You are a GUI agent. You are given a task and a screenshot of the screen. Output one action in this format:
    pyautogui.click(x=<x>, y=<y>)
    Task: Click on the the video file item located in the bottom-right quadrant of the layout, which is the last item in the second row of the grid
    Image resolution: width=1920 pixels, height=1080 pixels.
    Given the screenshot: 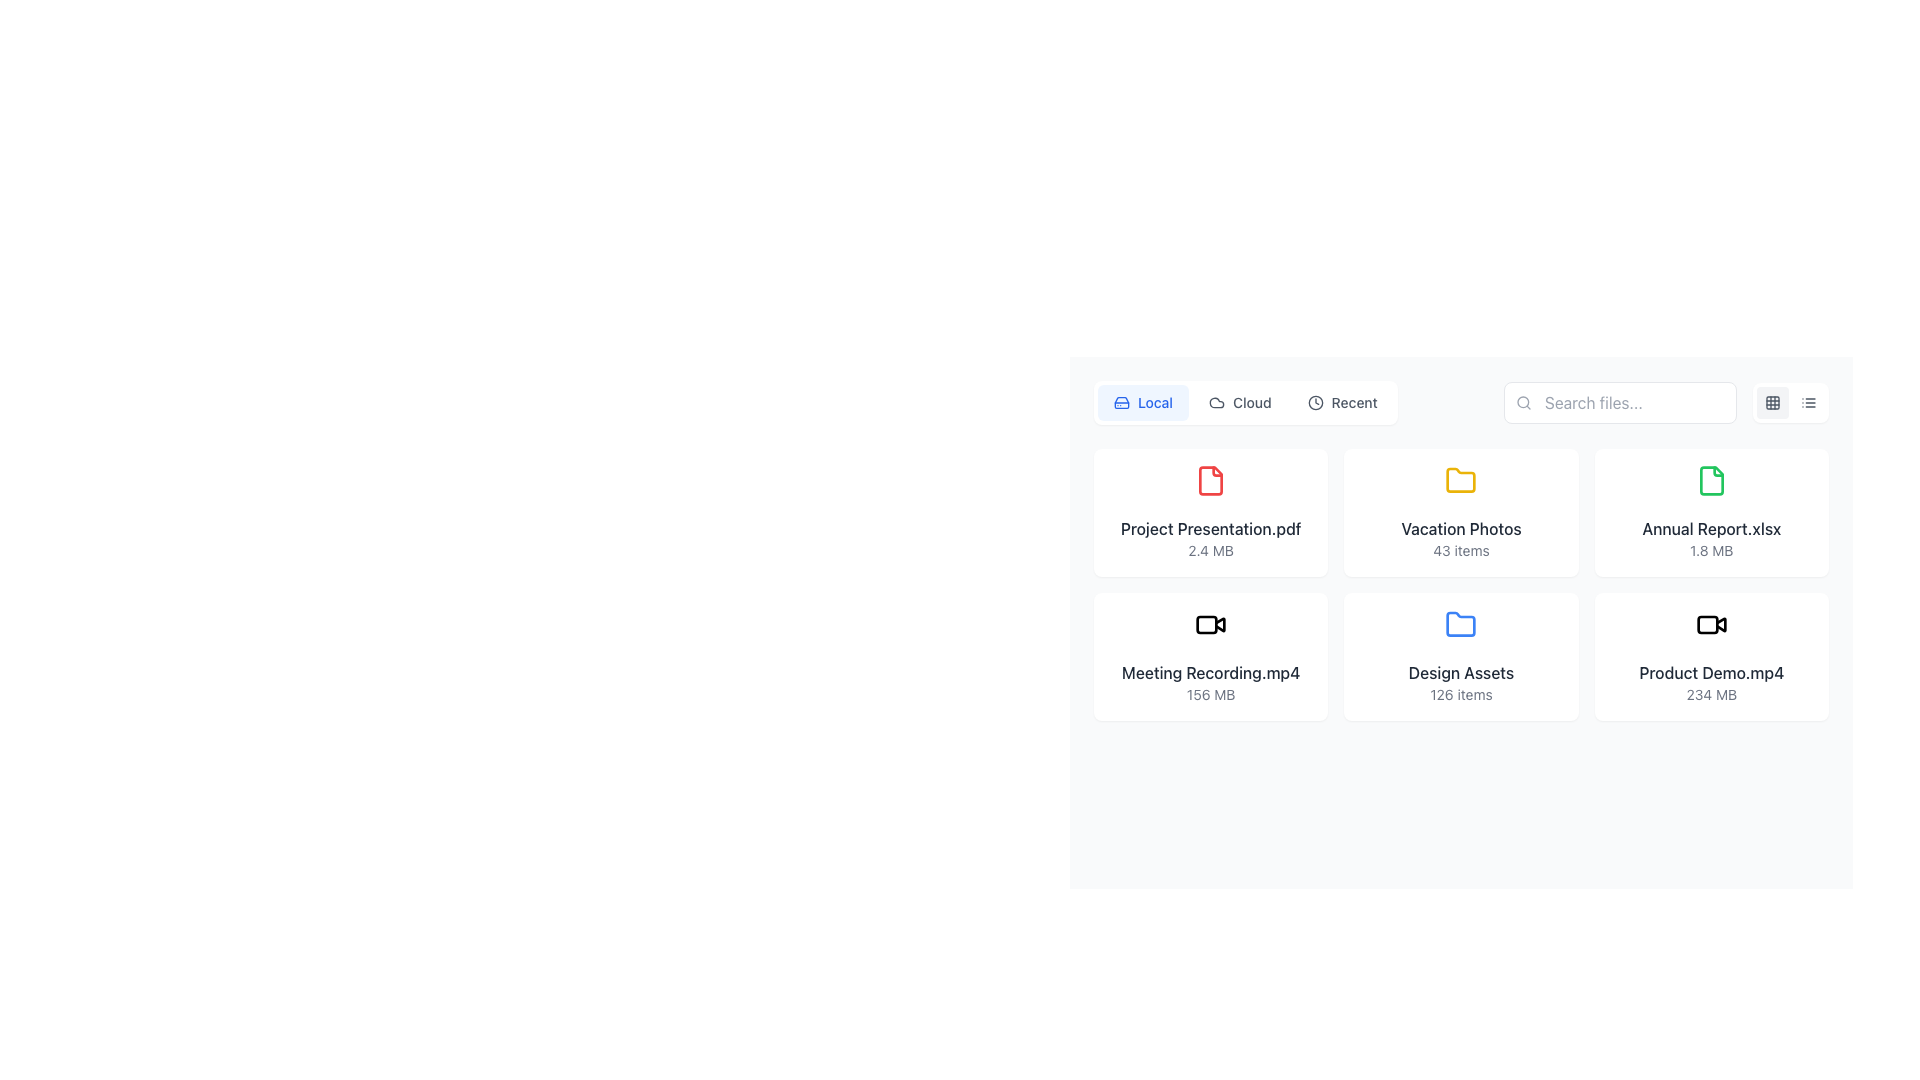 What is the action you would take?
    pyautogui.click(x=1710, y=656)
    